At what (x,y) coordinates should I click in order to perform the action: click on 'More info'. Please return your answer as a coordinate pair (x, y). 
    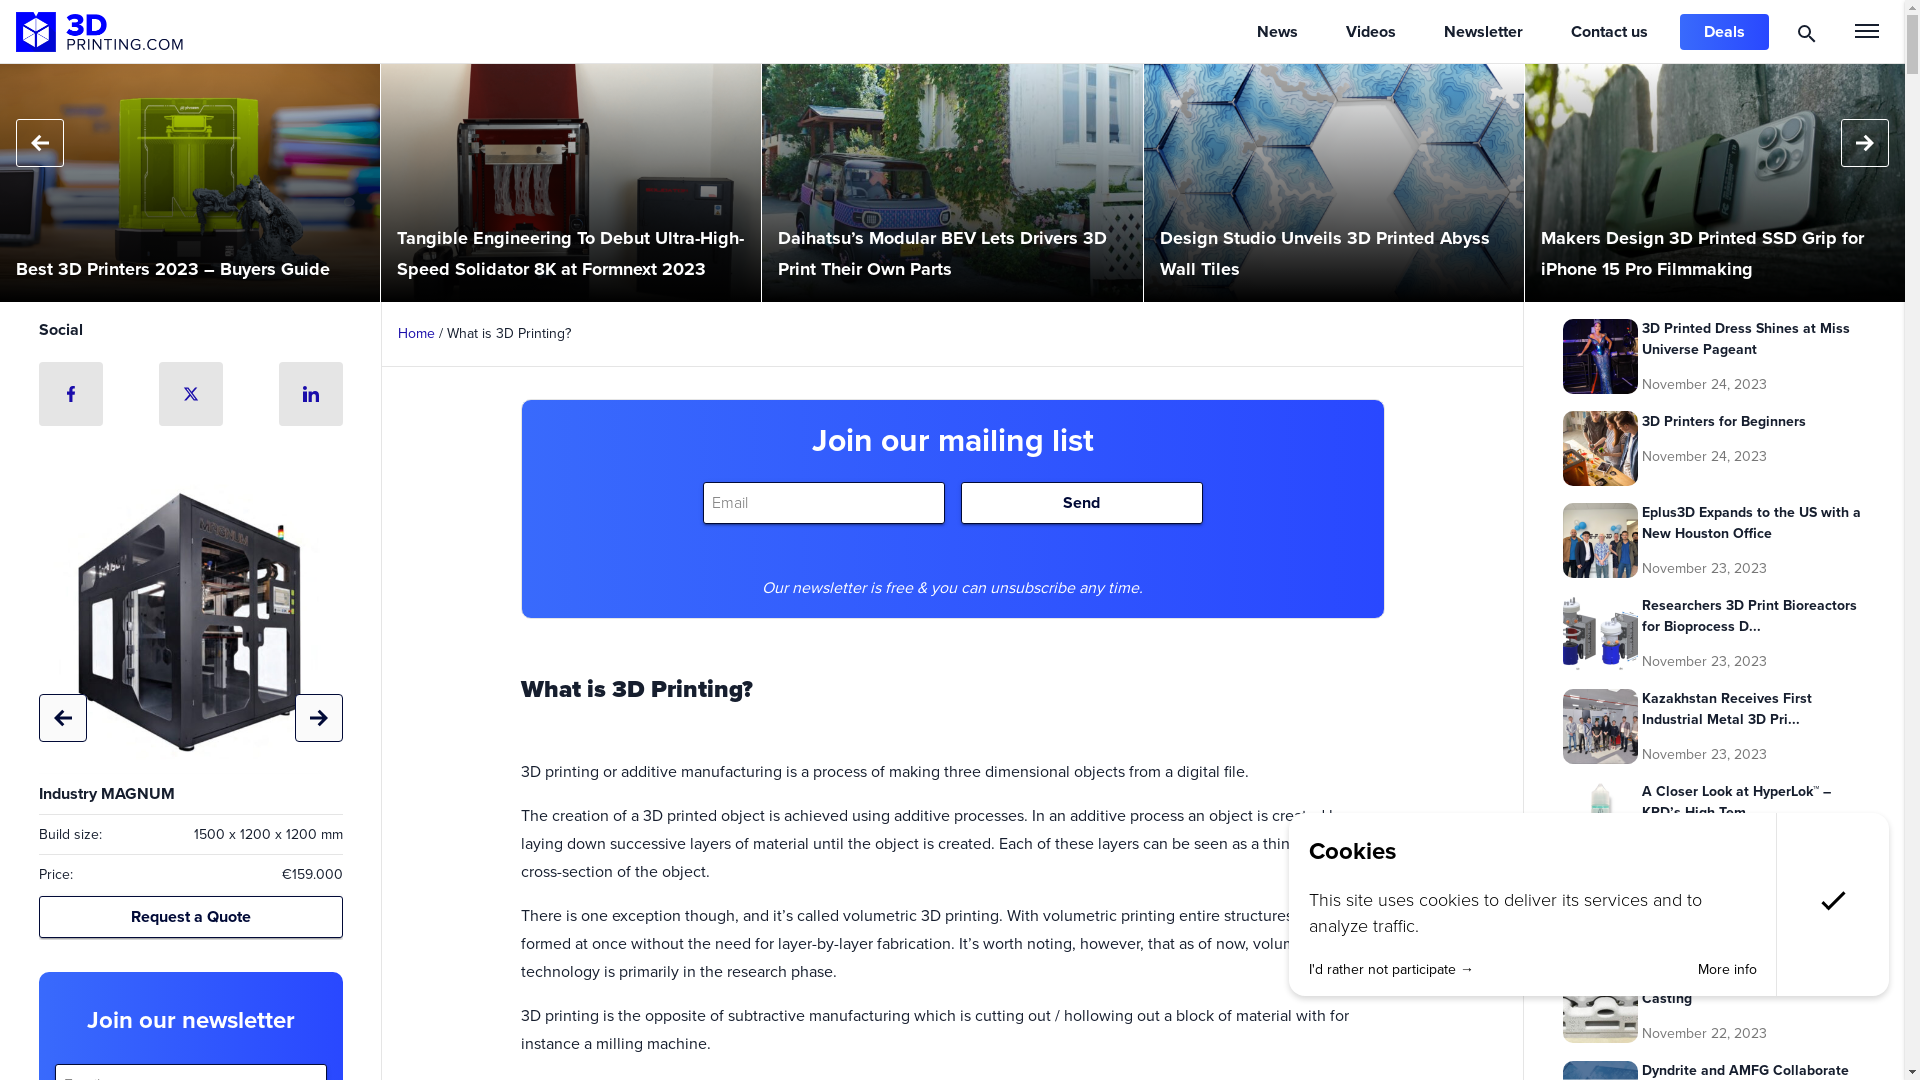
    Looking at the image, I should click on (1726, 968).